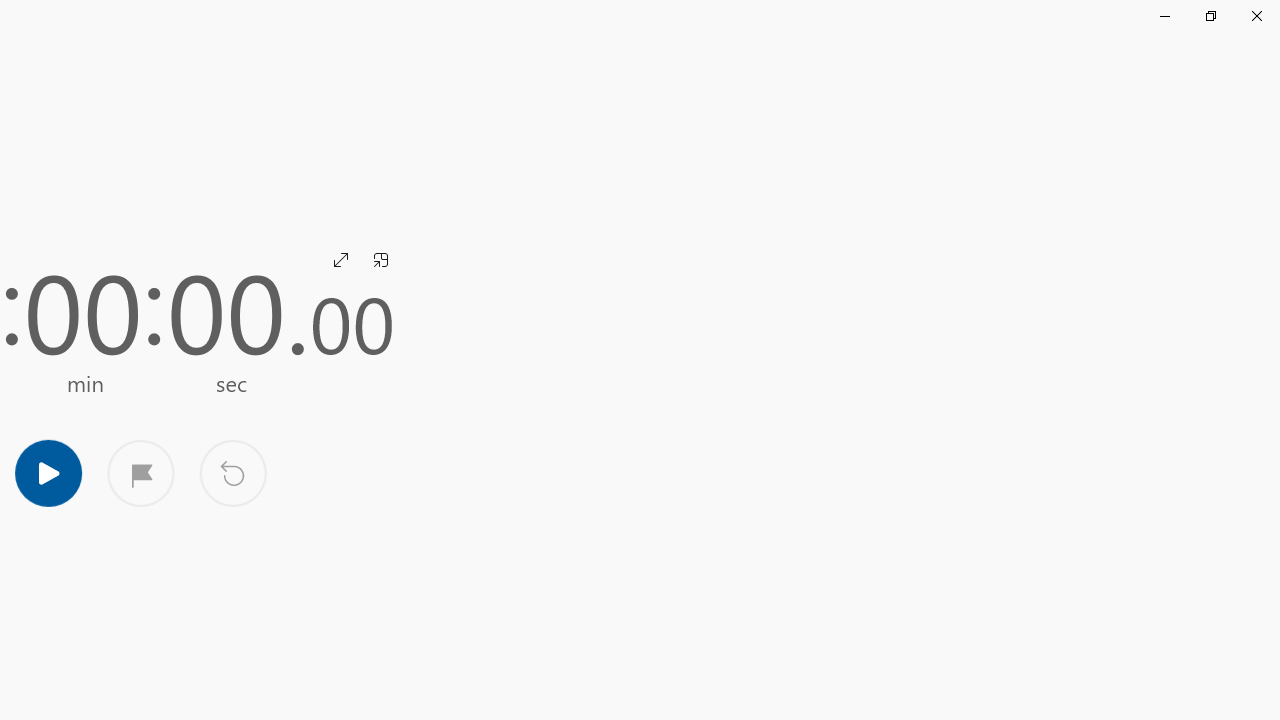 The image size is (1280, 720). What do you see at coordinates (1164, 15) in the screenshot?
I see `'Minimize Clock'` at bounding box center [1164, 15].